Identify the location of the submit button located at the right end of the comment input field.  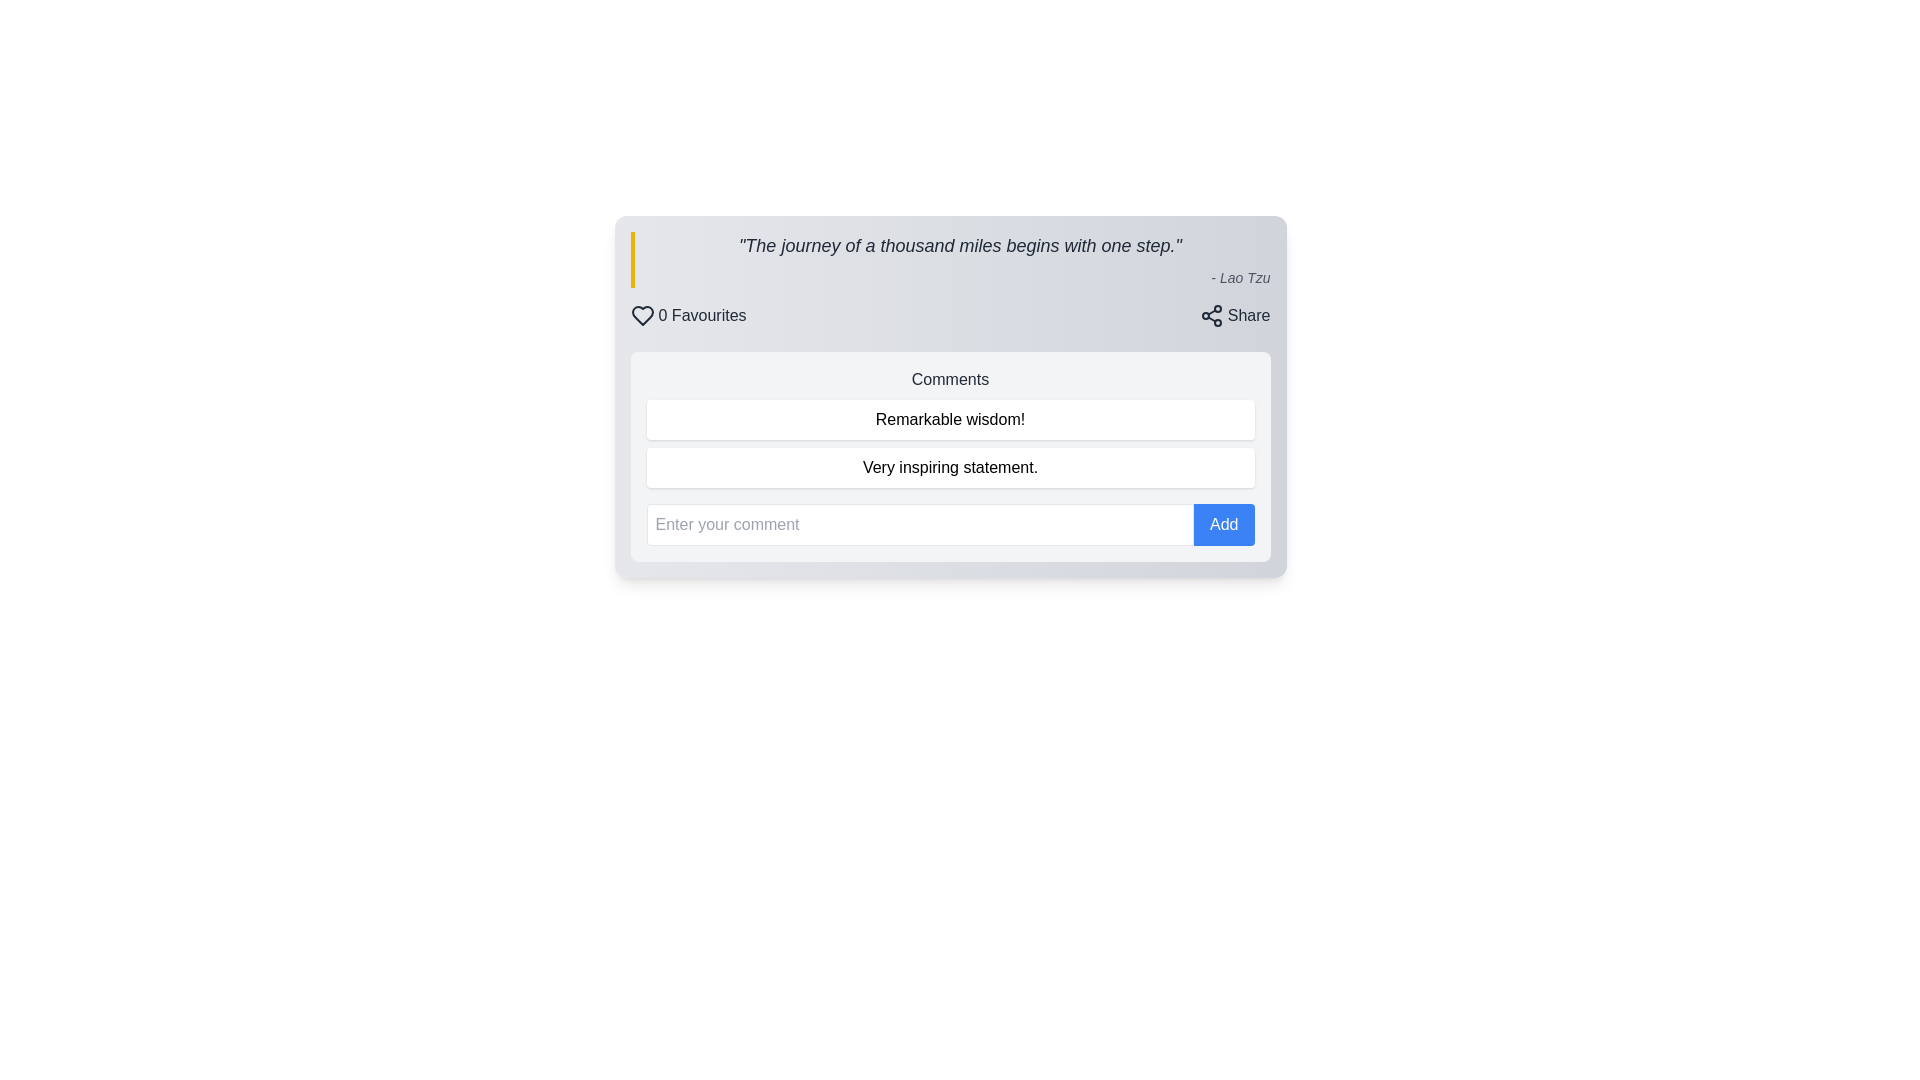
(1223, 523).